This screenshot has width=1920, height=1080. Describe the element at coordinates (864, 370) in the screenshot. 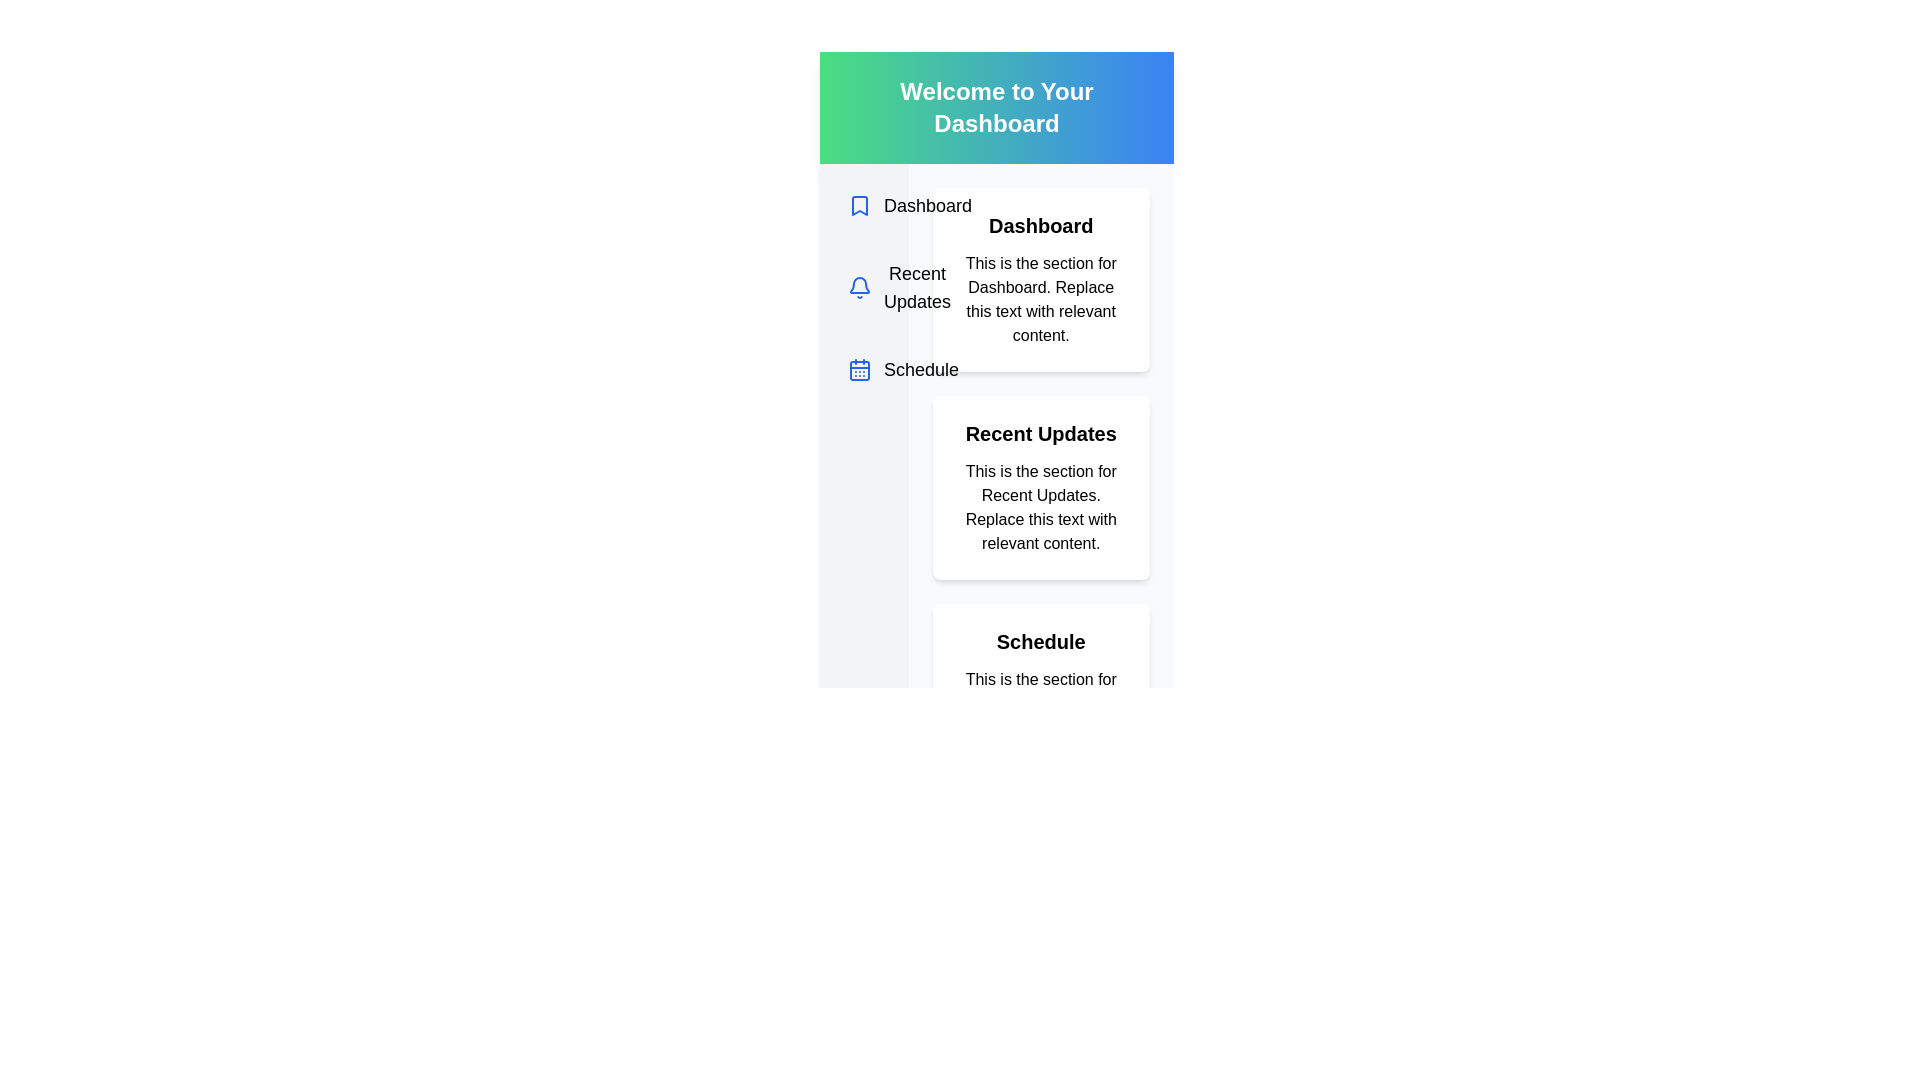

I see `the third icon in the vertical navigation menu that signifies the 'Schedule' section, located in the left-hand sidebar` at that location.